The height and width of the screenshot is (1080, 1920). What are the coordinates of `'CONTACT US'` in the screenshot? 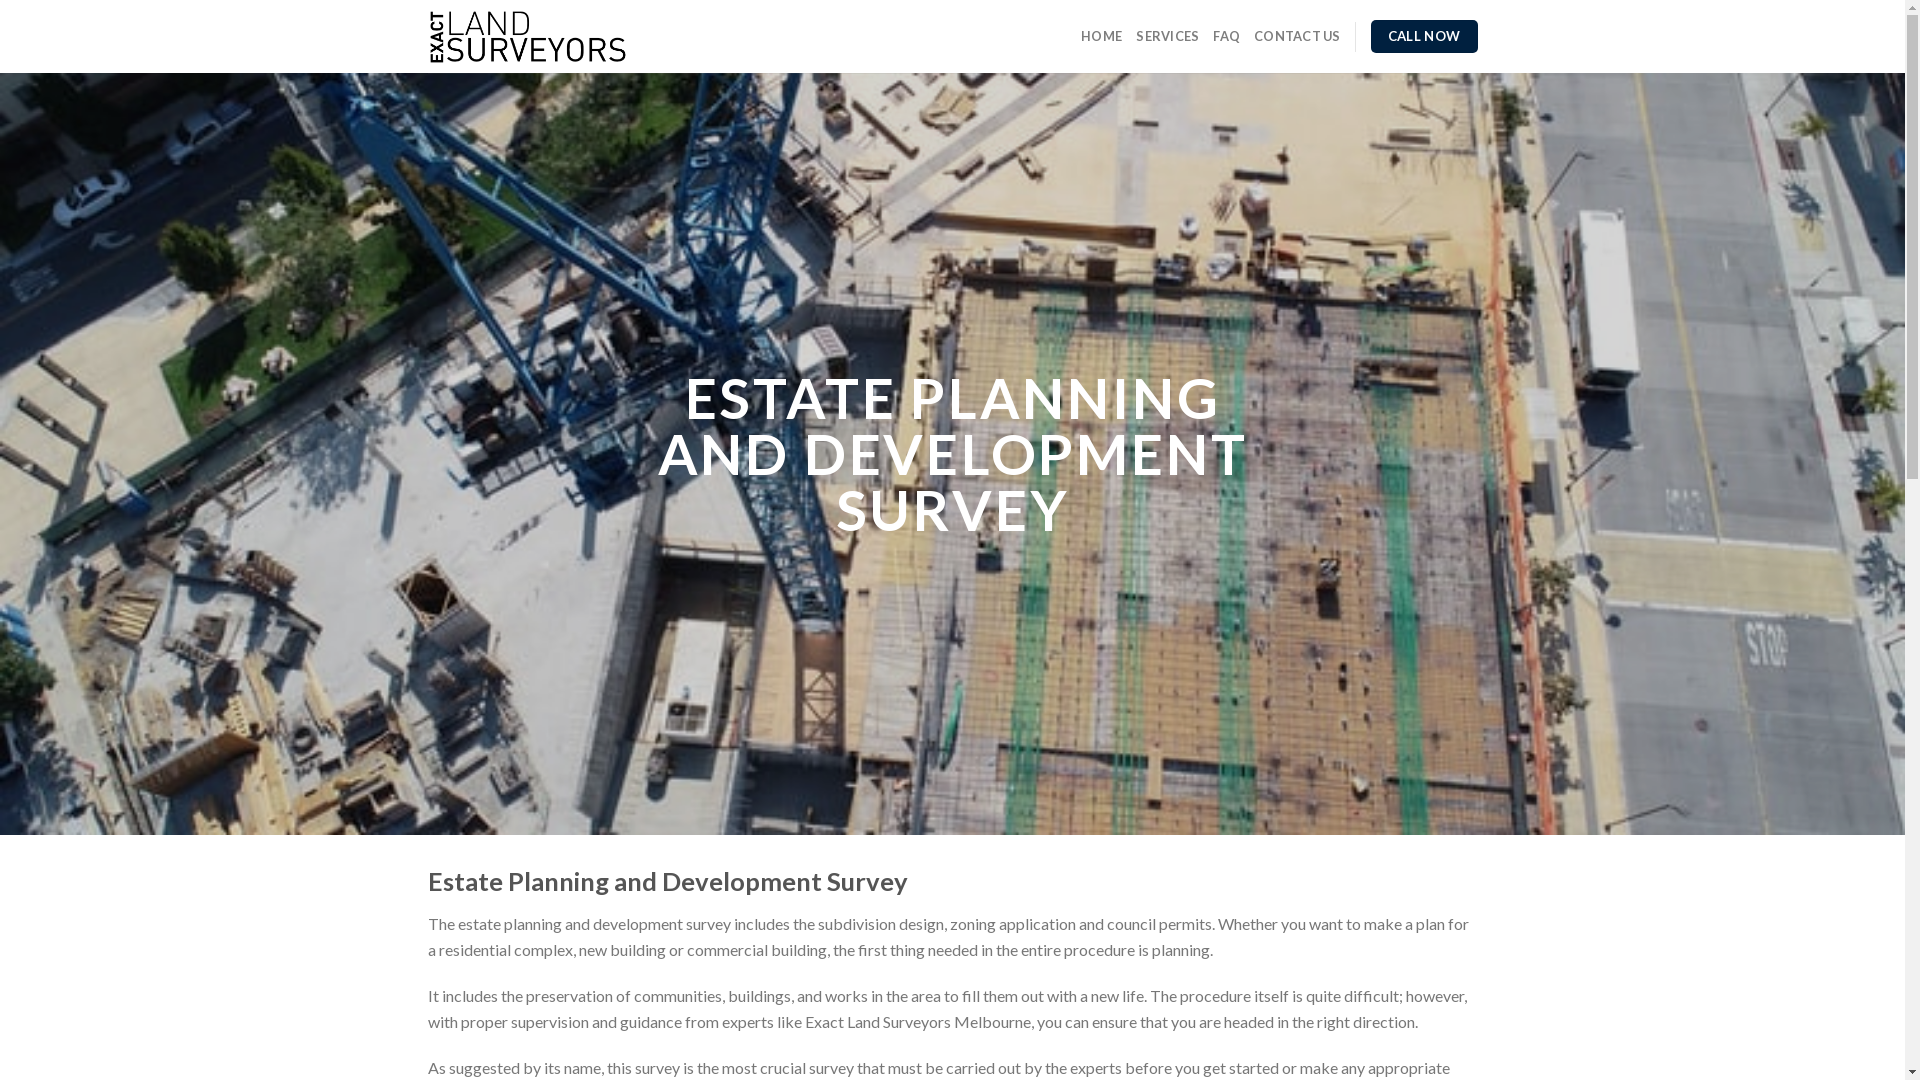 It's located at (1297, 35).